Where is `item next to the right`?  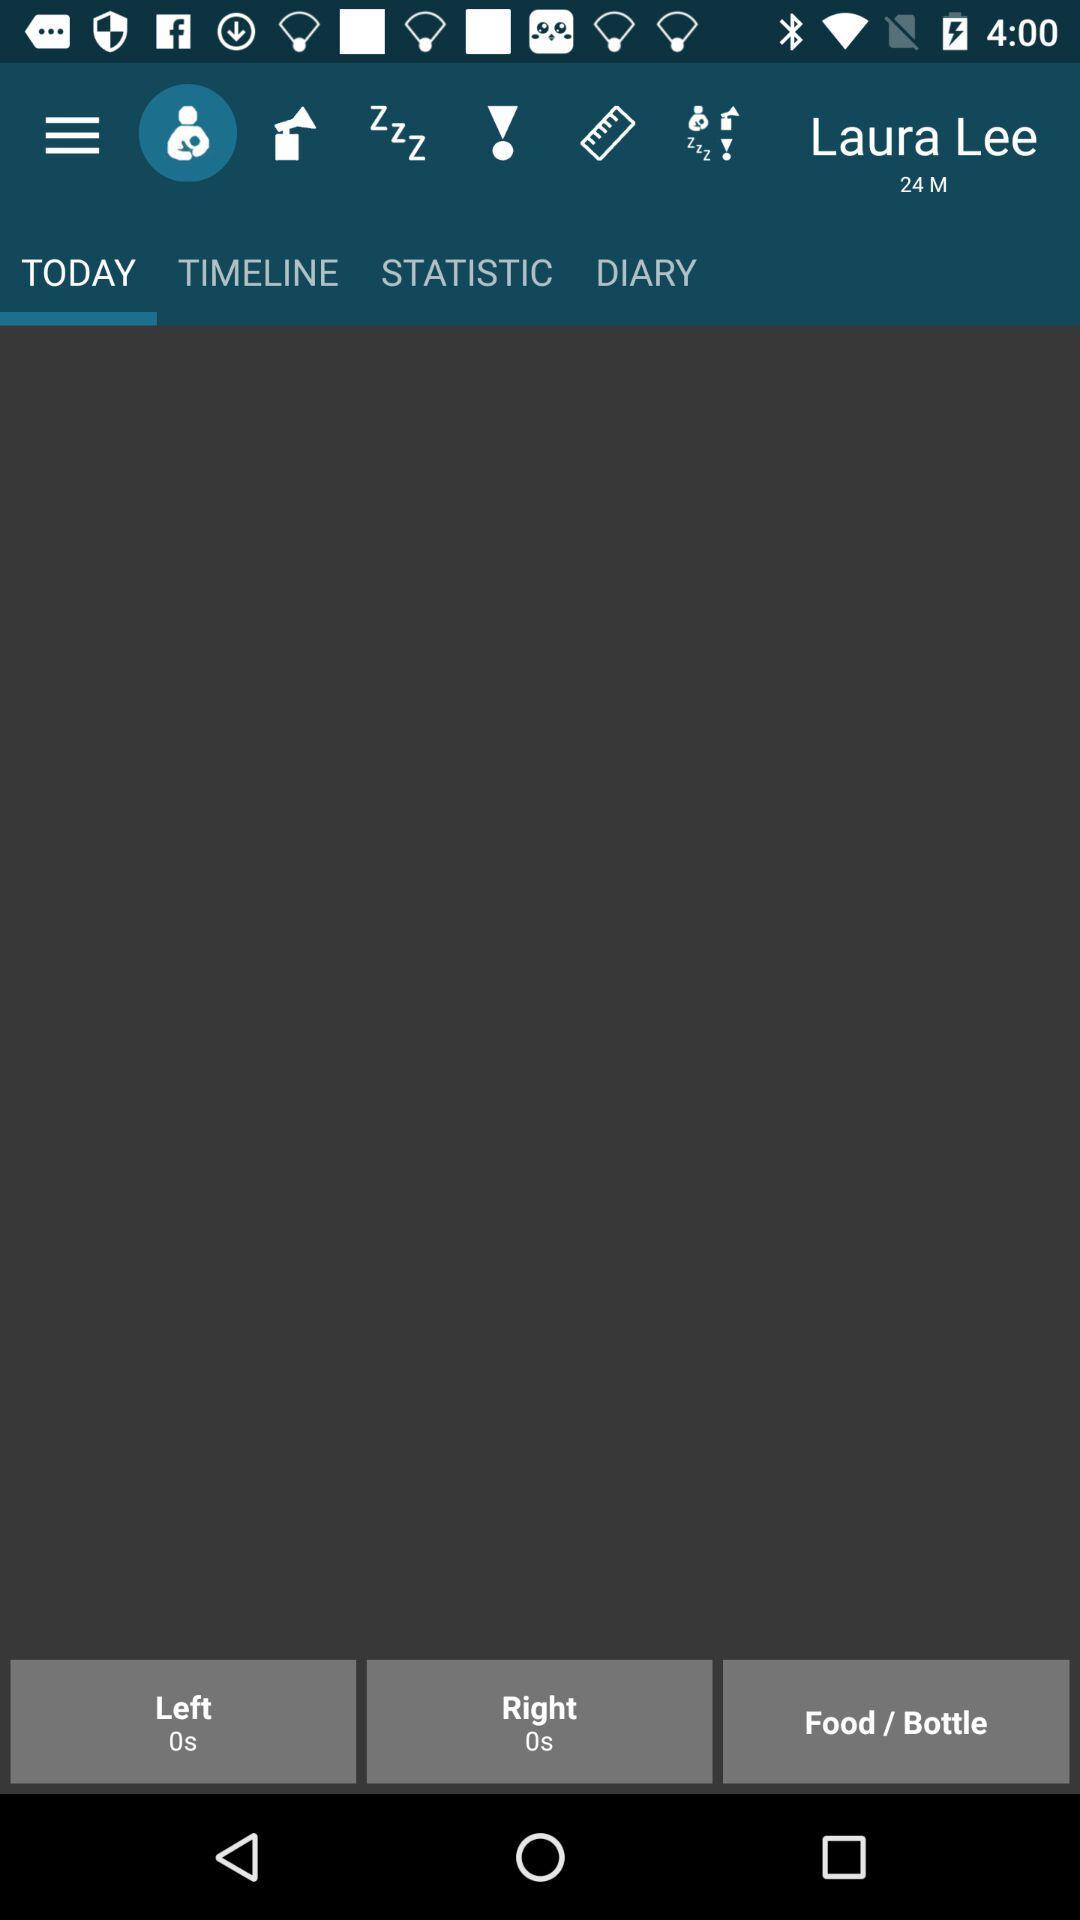
item next to the right is located at coordinates (183, 1720).